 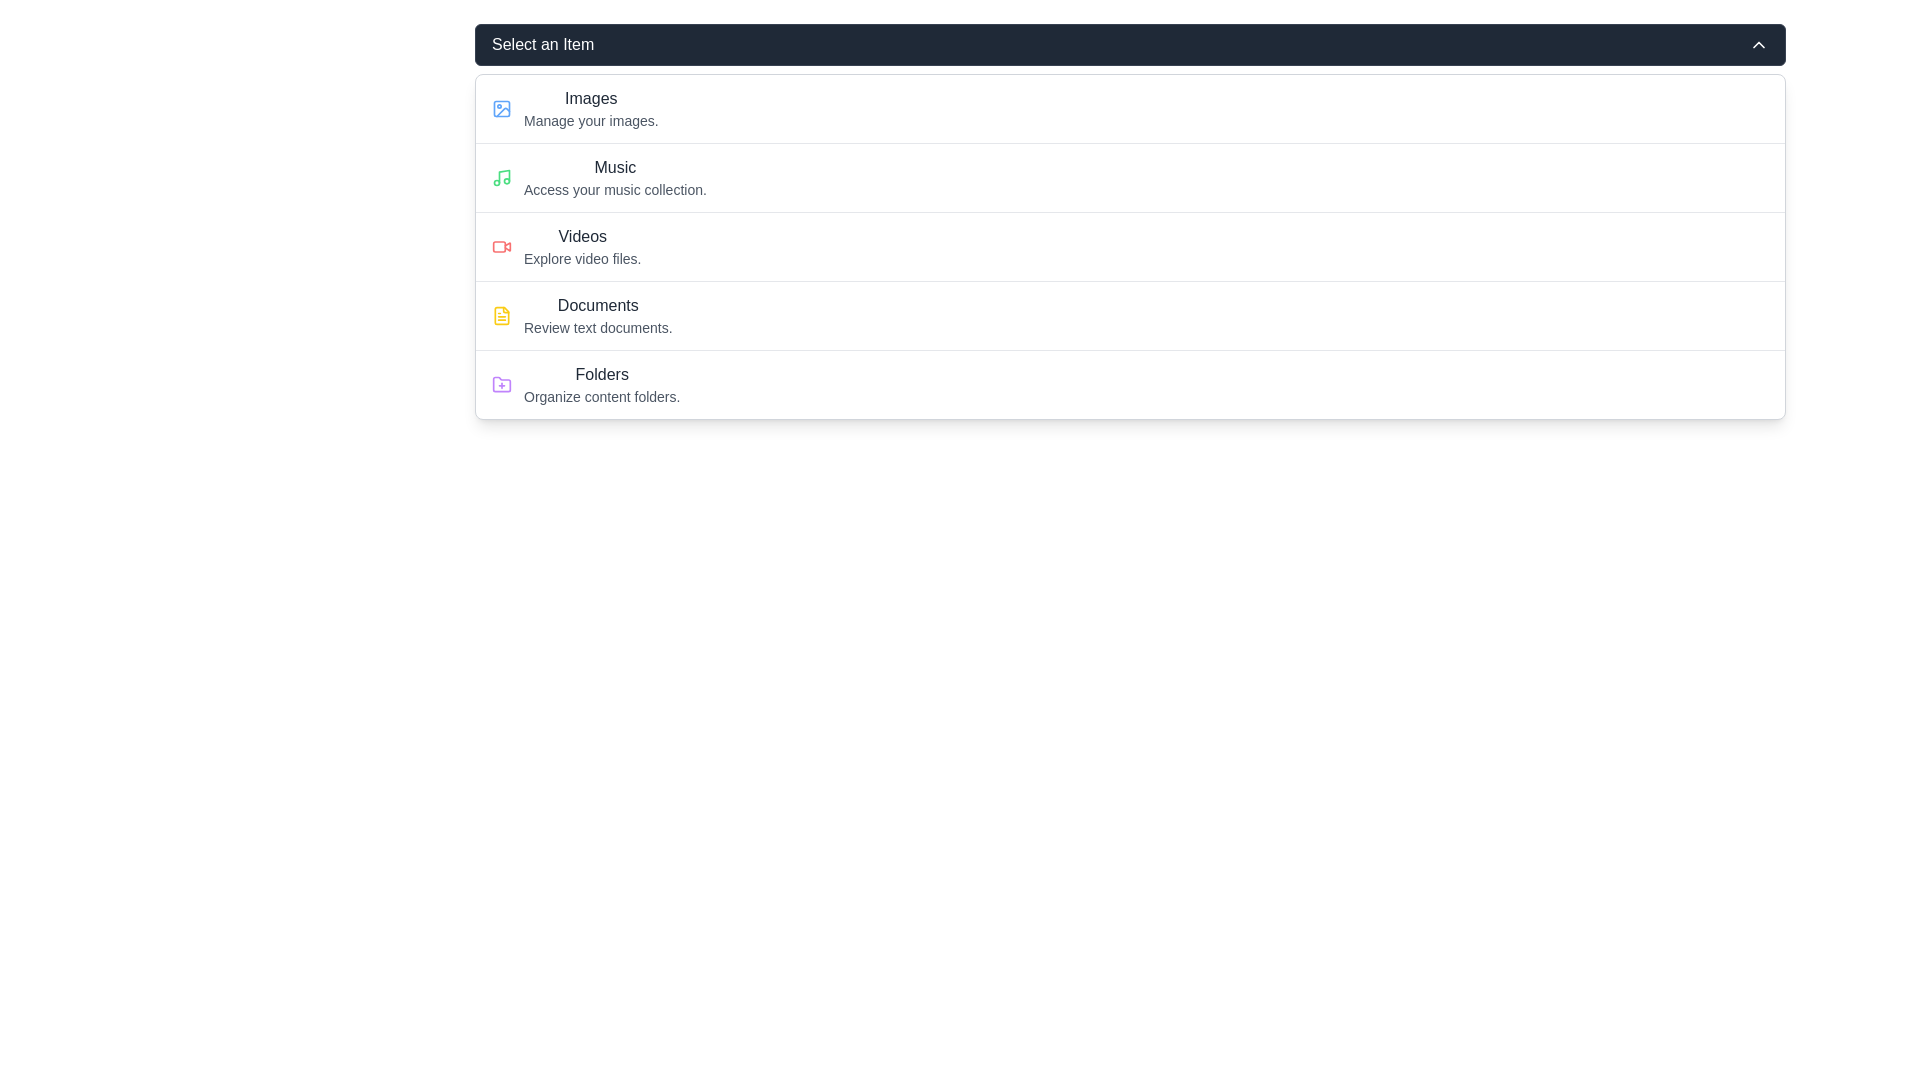 What do you see at coordinates (601, 397) in the screenshot?
I see `the text label that reads 'Organize content folders.' which is styled in a smaller gray font and located below the 'Folders' heading in the vertically stacked menu` at bounding box center [601, 397].